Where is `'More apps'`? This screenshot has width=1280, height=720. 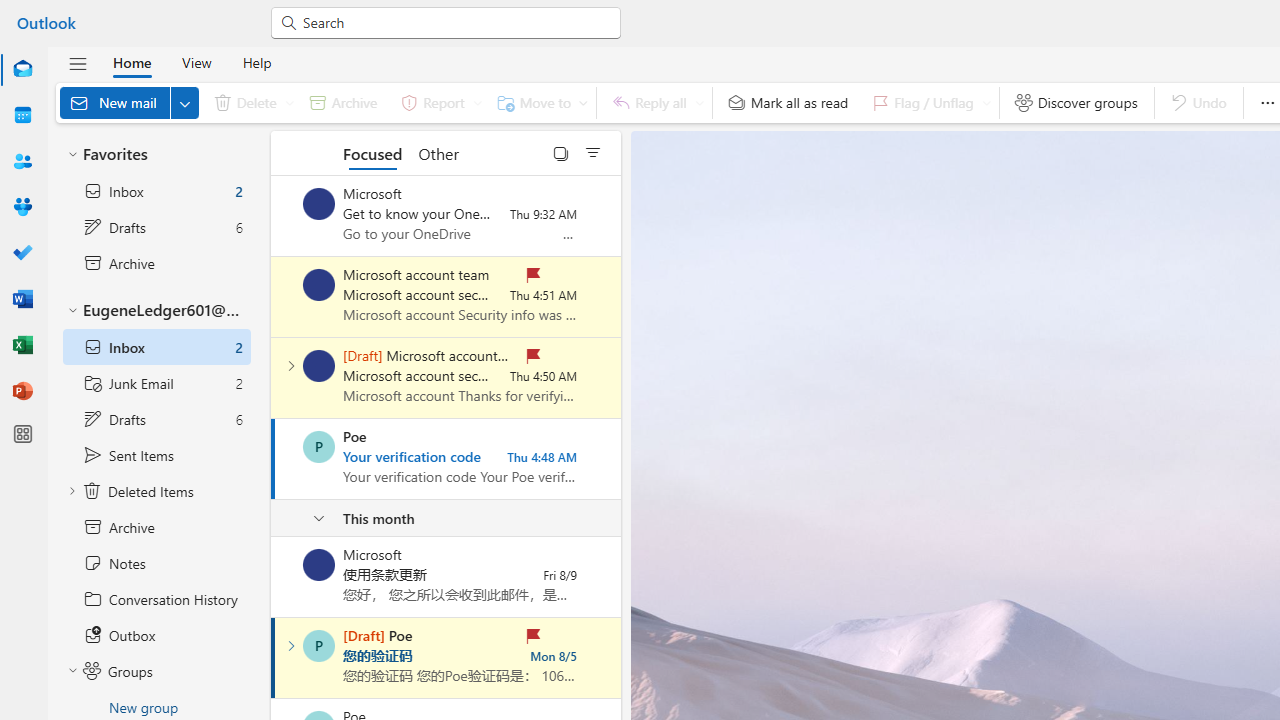
'More apps' is located at coordinates (23, 433).